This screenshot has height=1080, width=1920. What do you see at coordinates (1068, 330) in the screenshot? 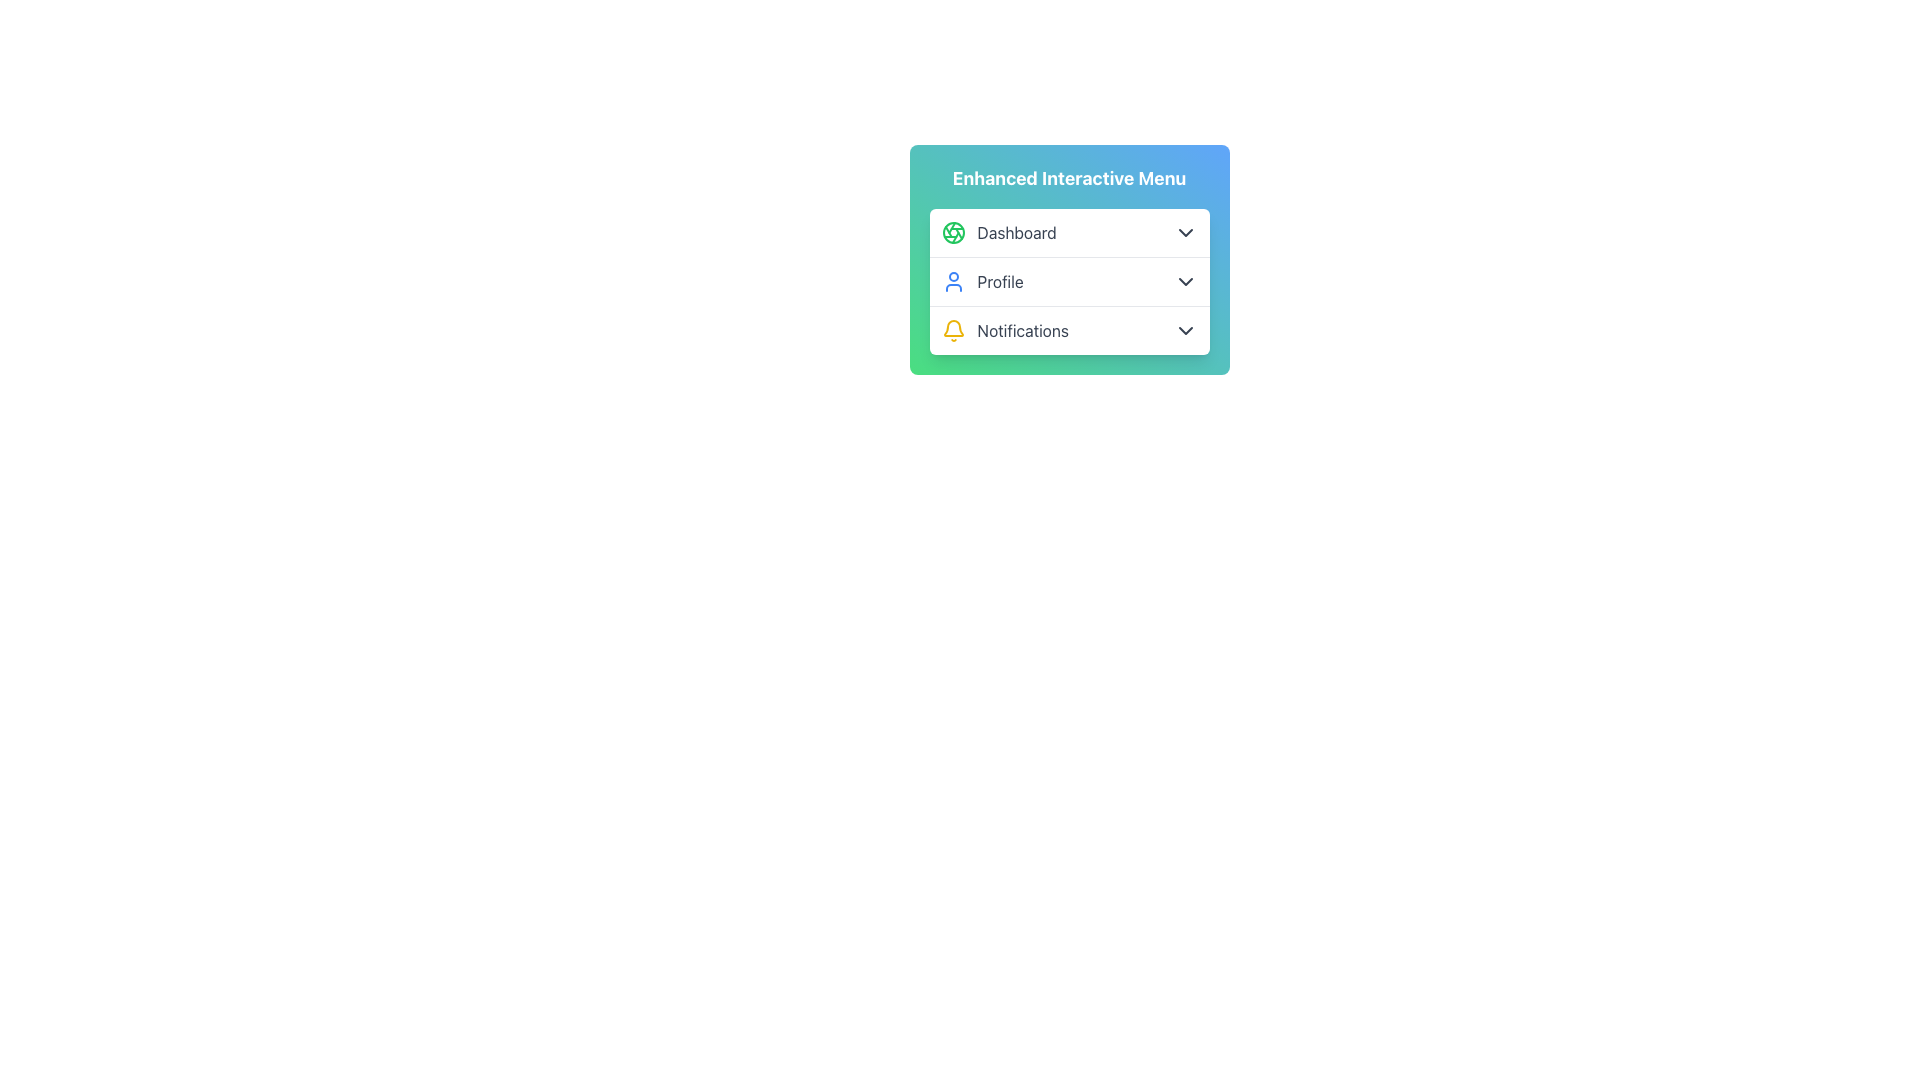
I see `the third menu item labeled under 'Enhanced Interactive Menu'` at bounding box center [1068, 330].